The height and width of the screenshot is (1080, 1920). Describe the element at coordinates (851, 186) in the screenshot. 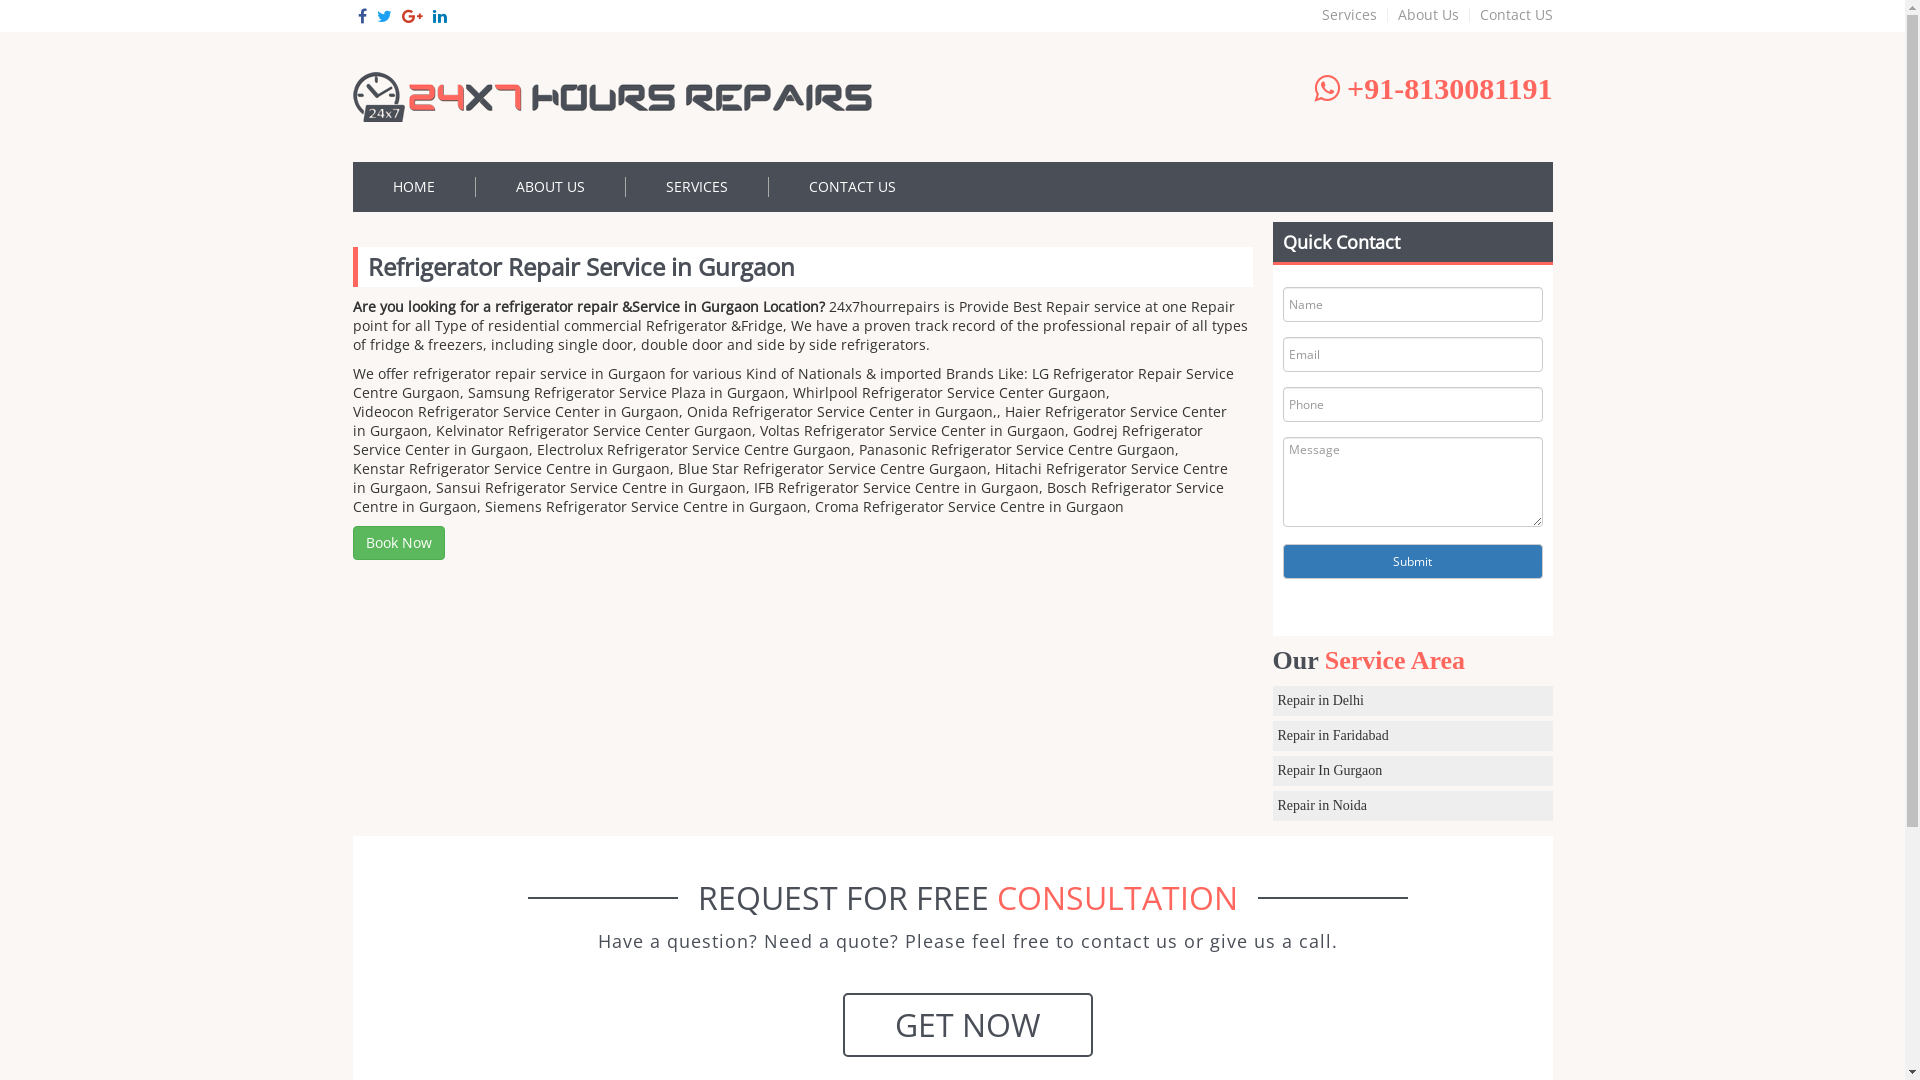

I see `'CONTACT US'` at that location.